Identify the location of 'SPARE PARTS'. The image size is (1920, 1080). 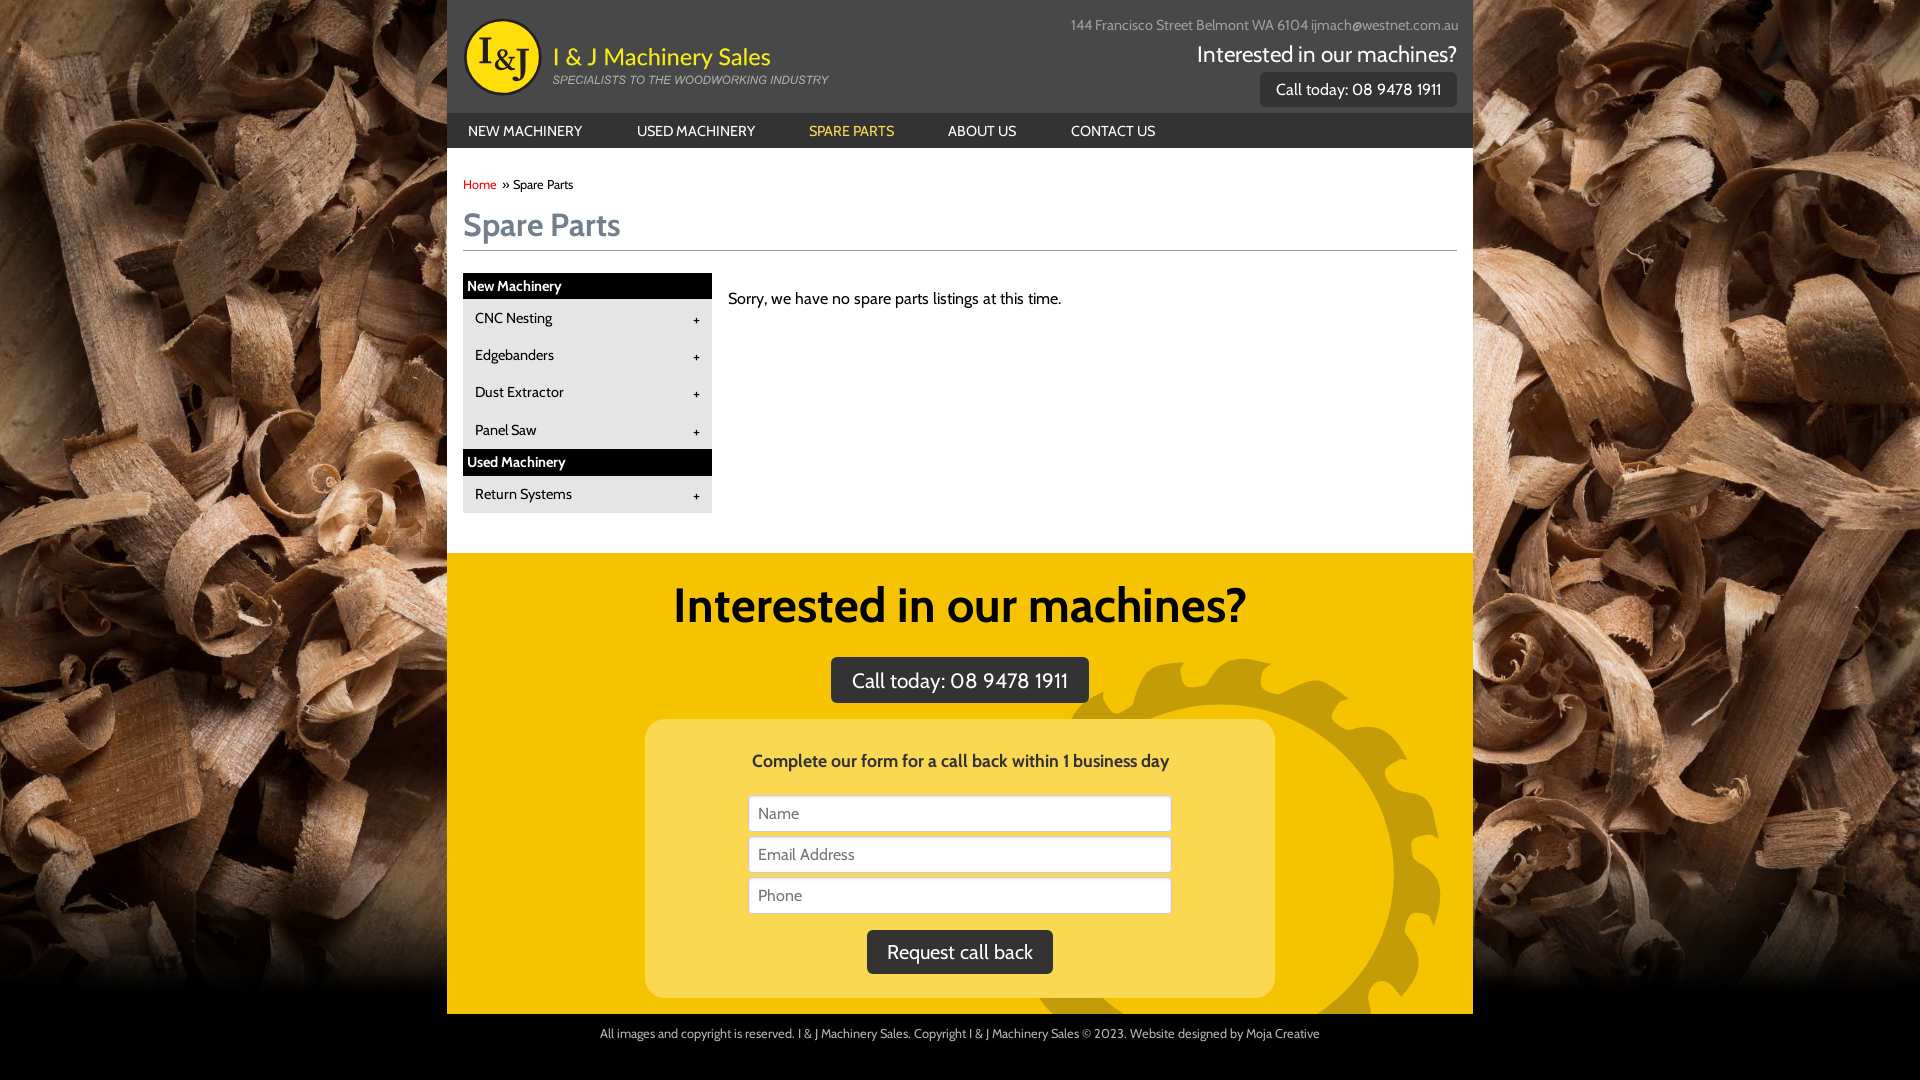
(850, 130).